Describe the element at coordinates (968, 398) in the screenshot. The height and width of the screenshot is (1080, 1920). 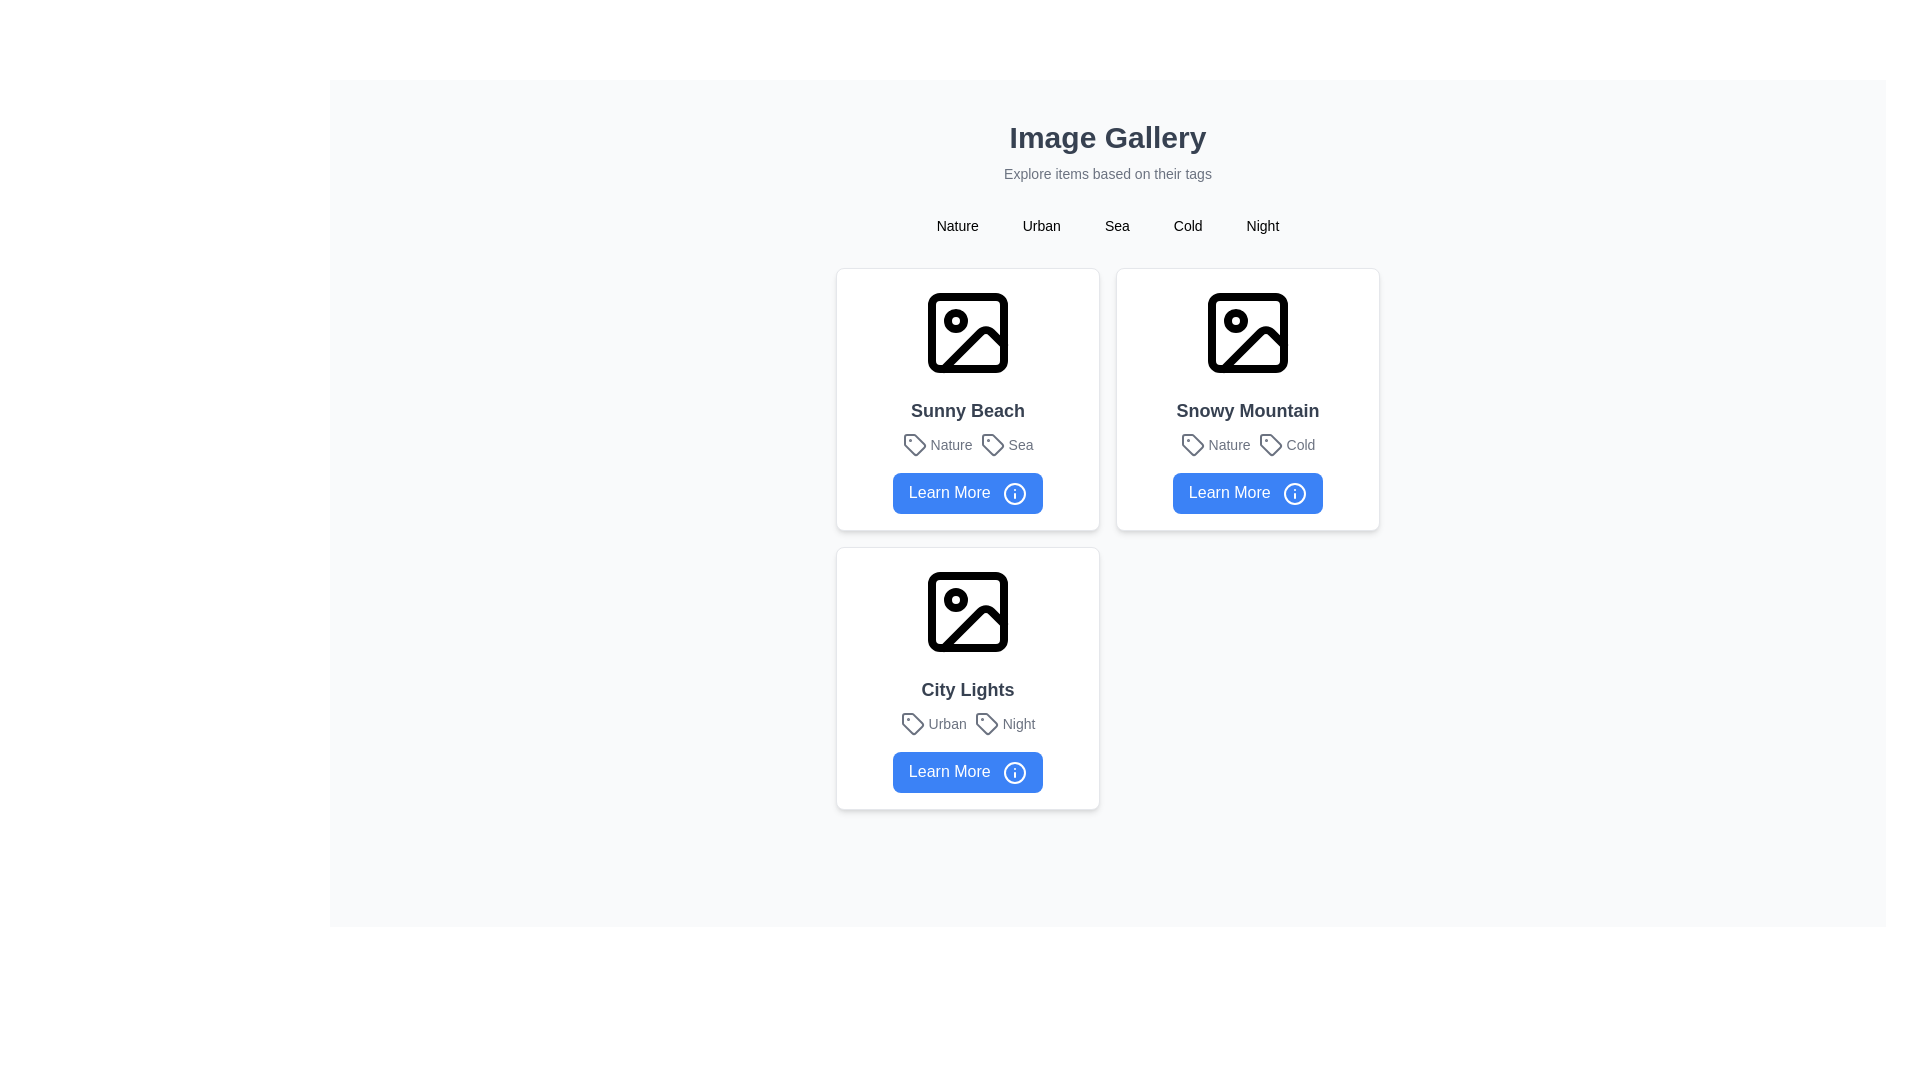
I see `the 'Sunny Beach' card in the 'Image Gallery' section` at that location.